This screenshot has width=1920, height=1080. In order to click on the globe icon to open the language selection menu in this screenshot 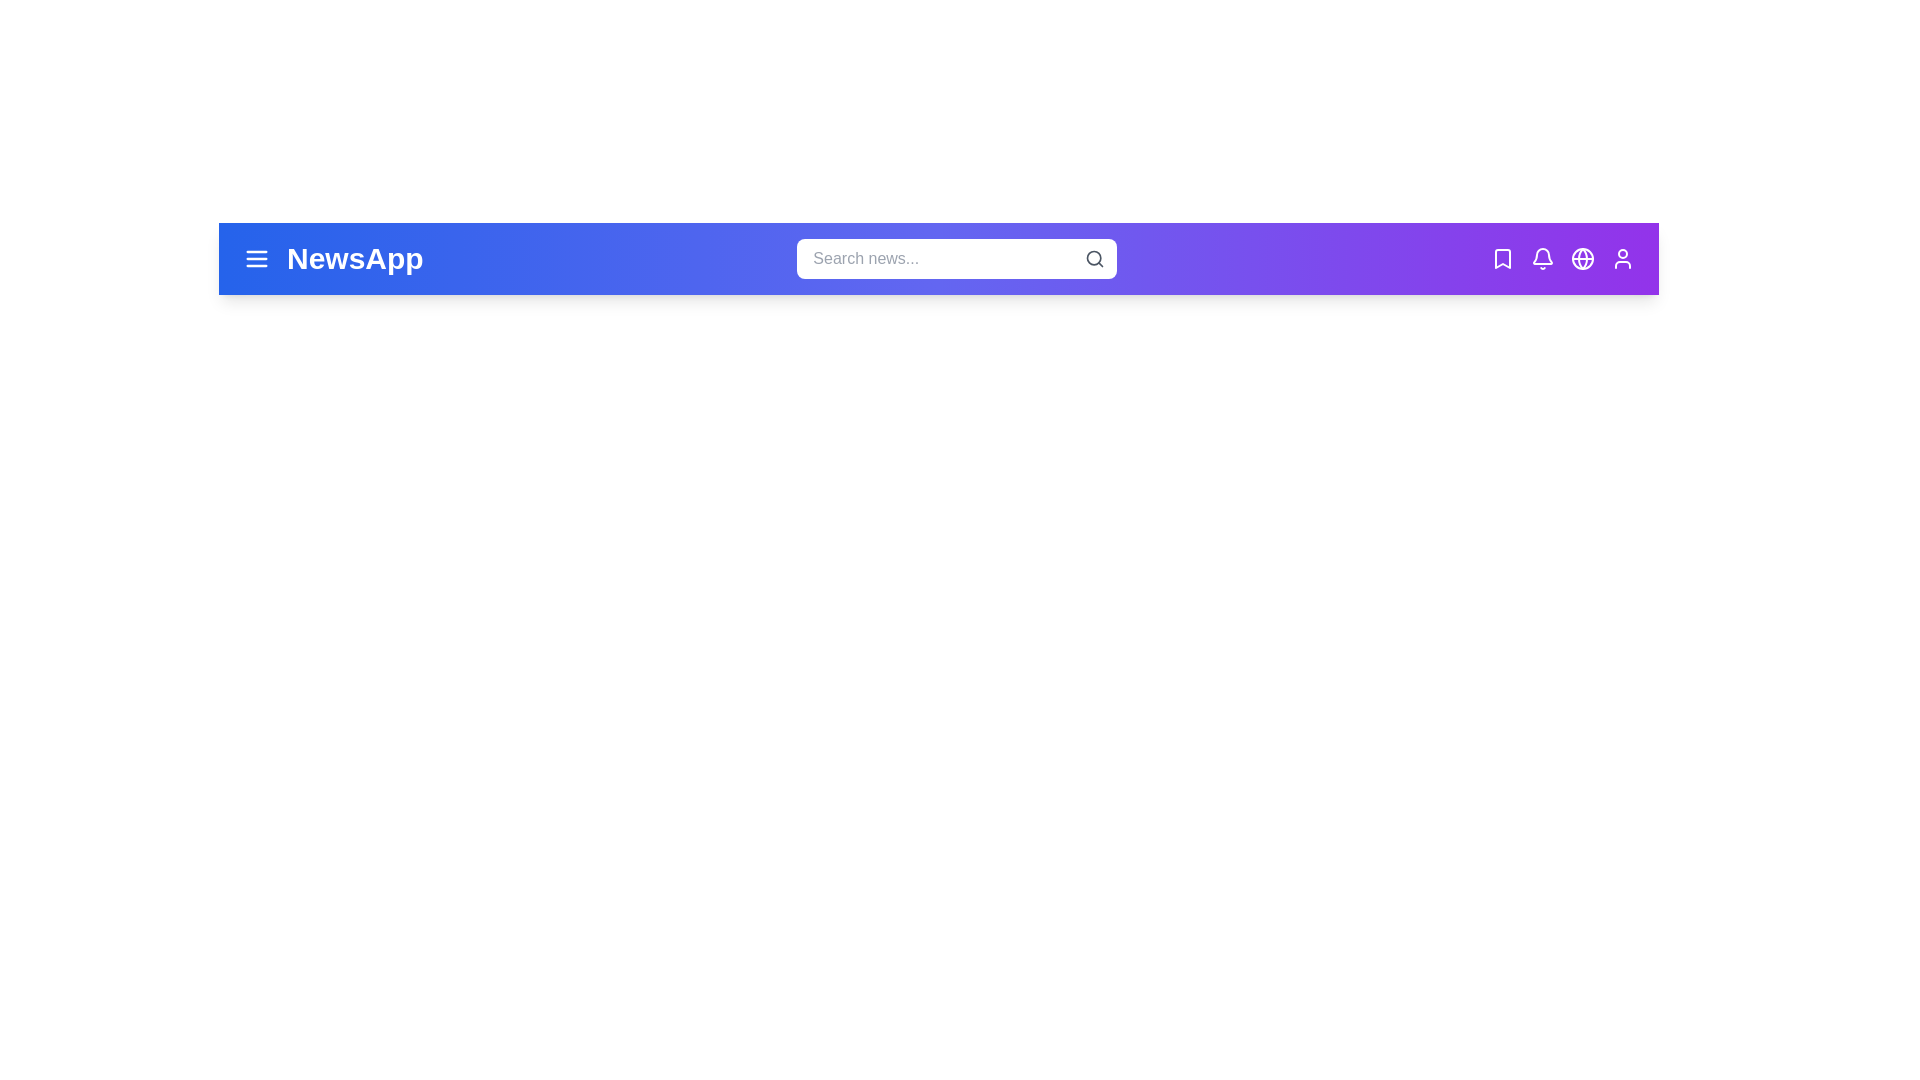, I will do `click(1582, 257)`.